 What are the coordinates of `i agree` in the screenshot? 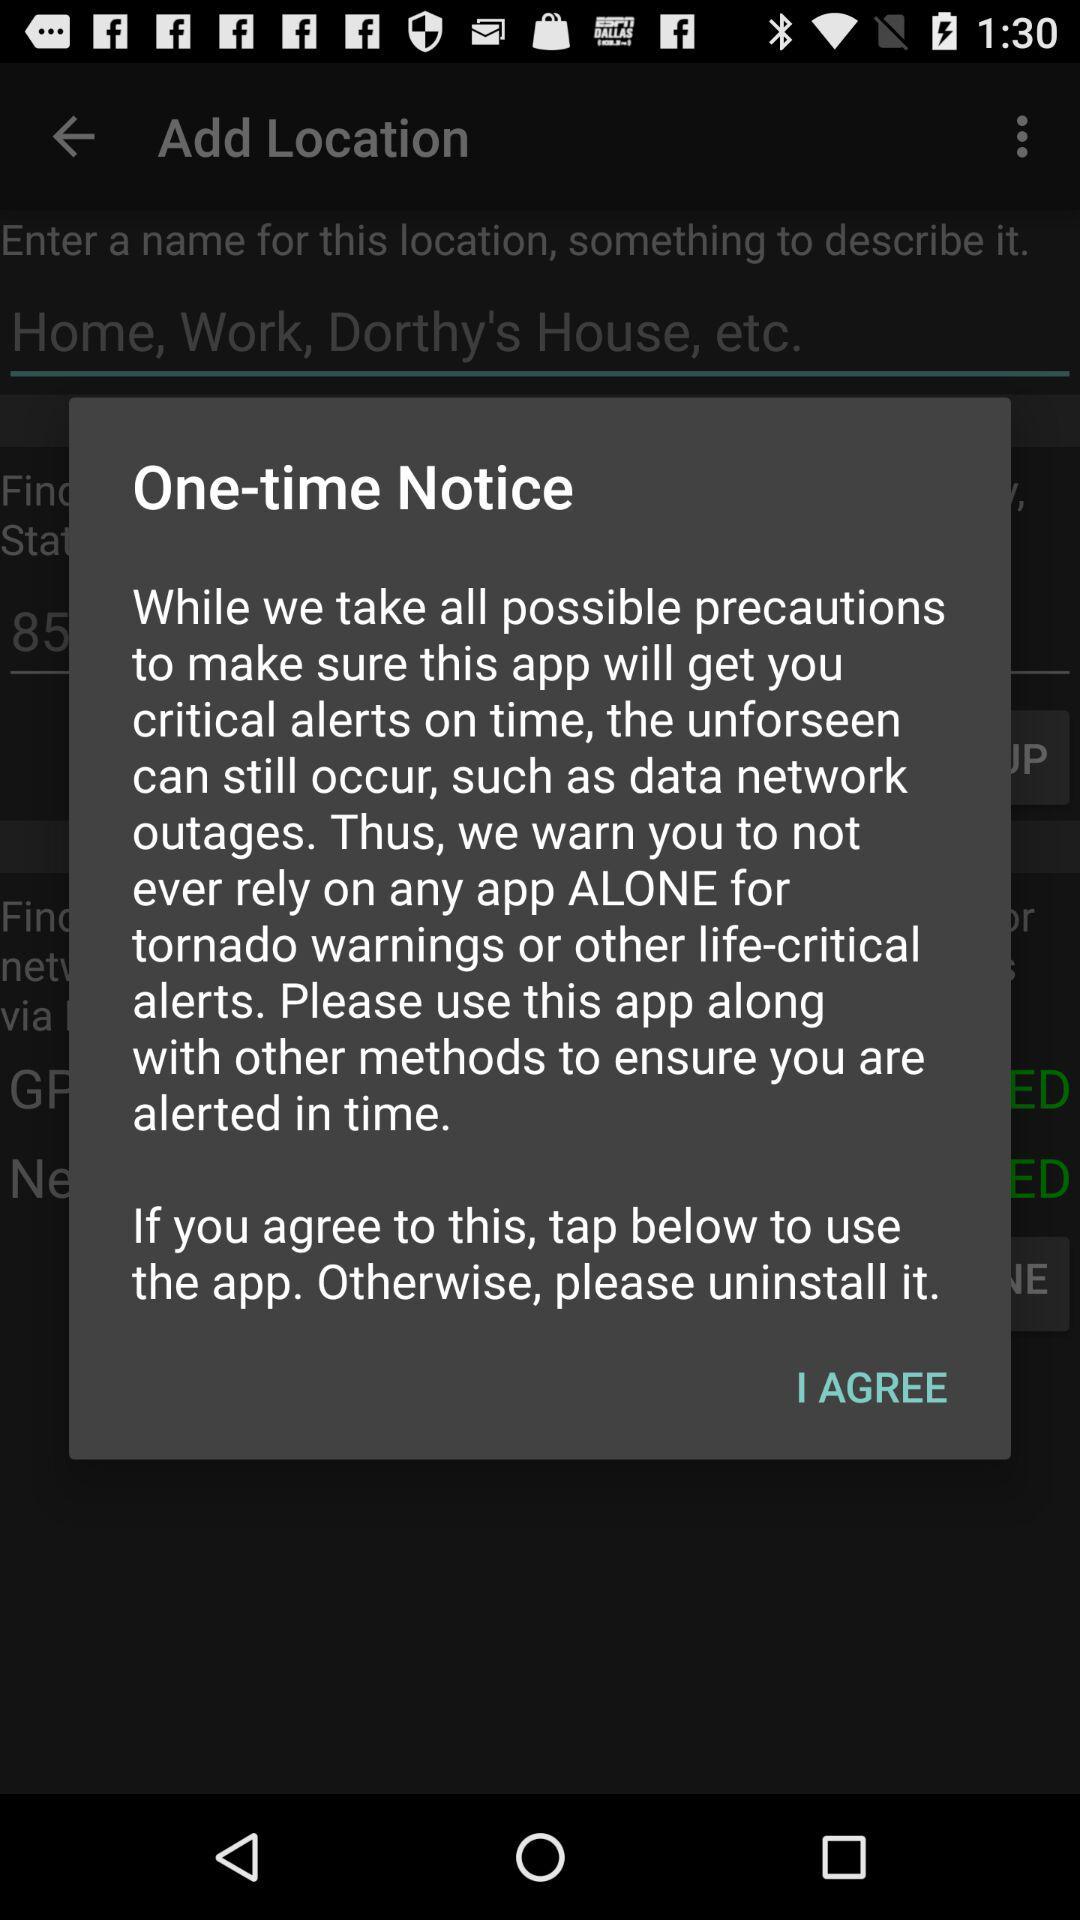 It's located at (870, 1385).